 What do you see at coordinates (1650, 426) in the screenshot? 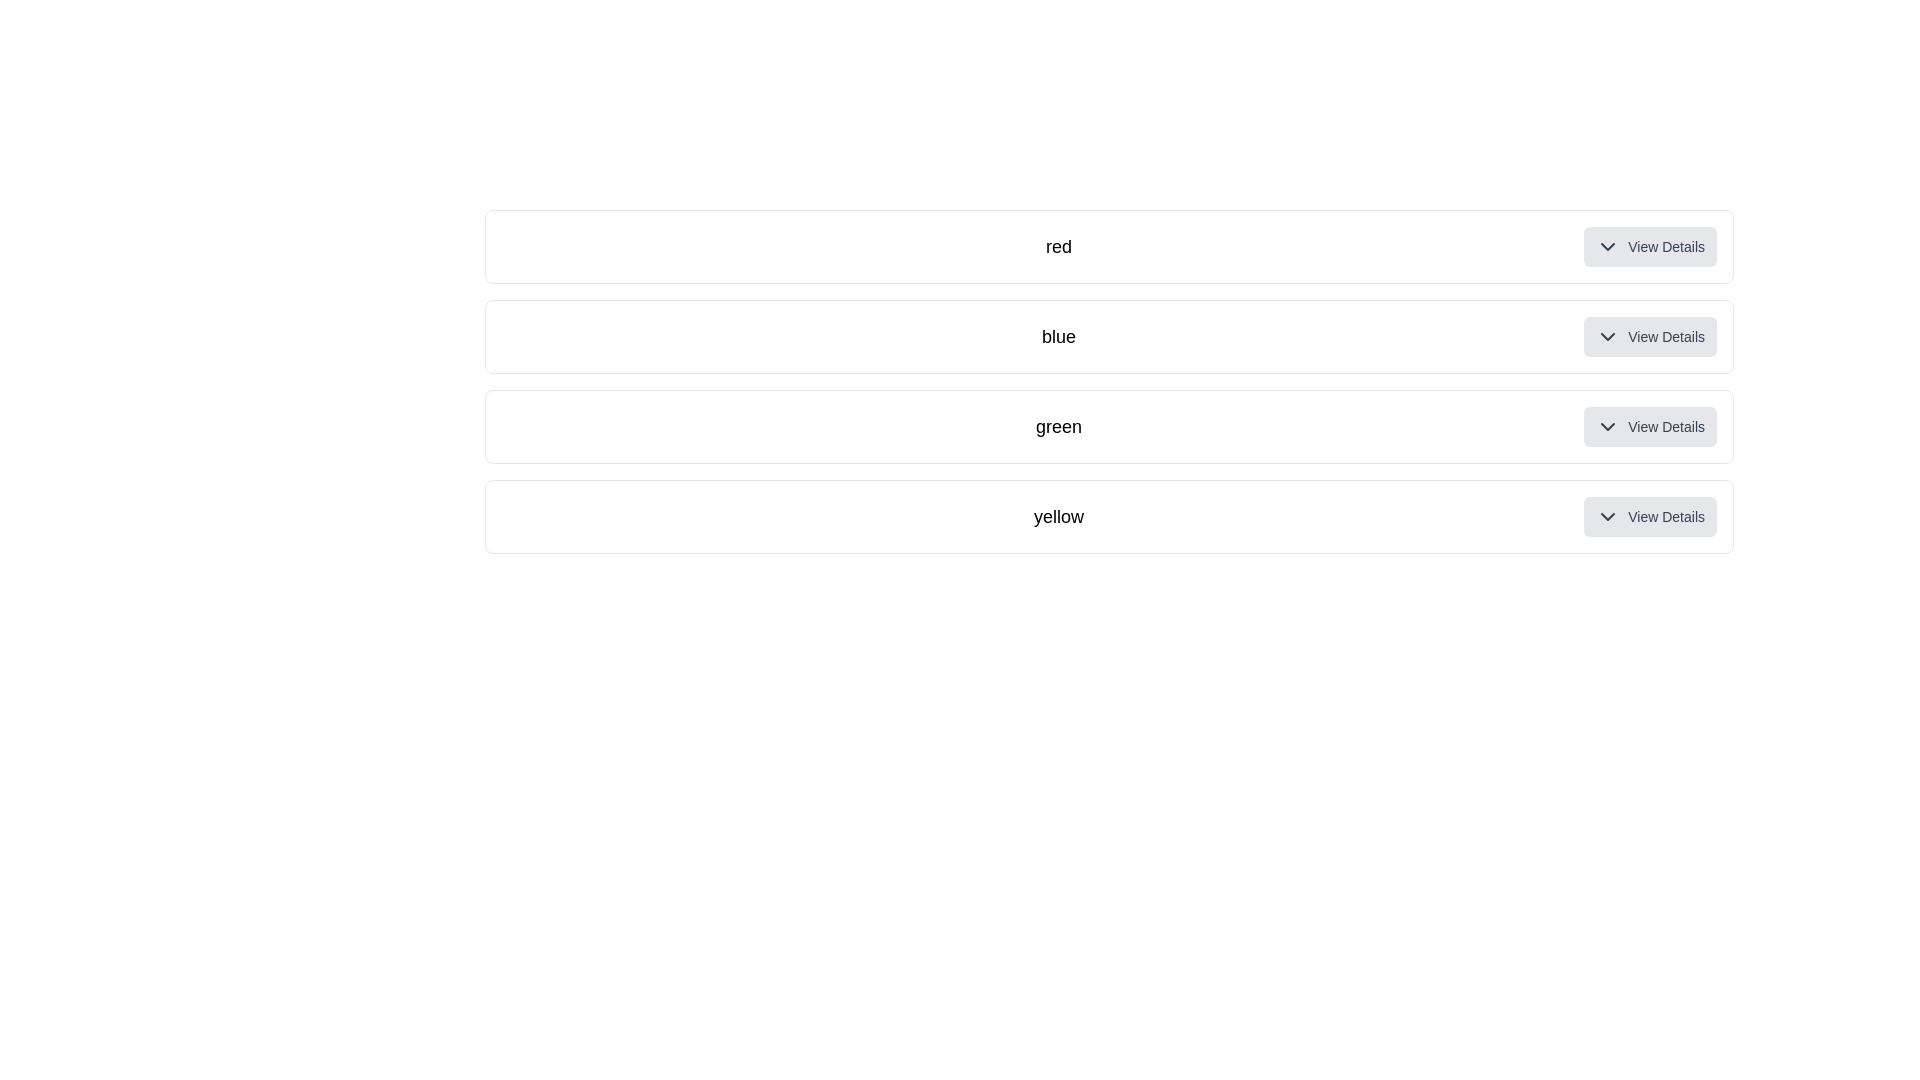
I see `the button located on the right side of the row corresponding to the label 'green', which is the third row from the top` at bounding box center [1650, 426].